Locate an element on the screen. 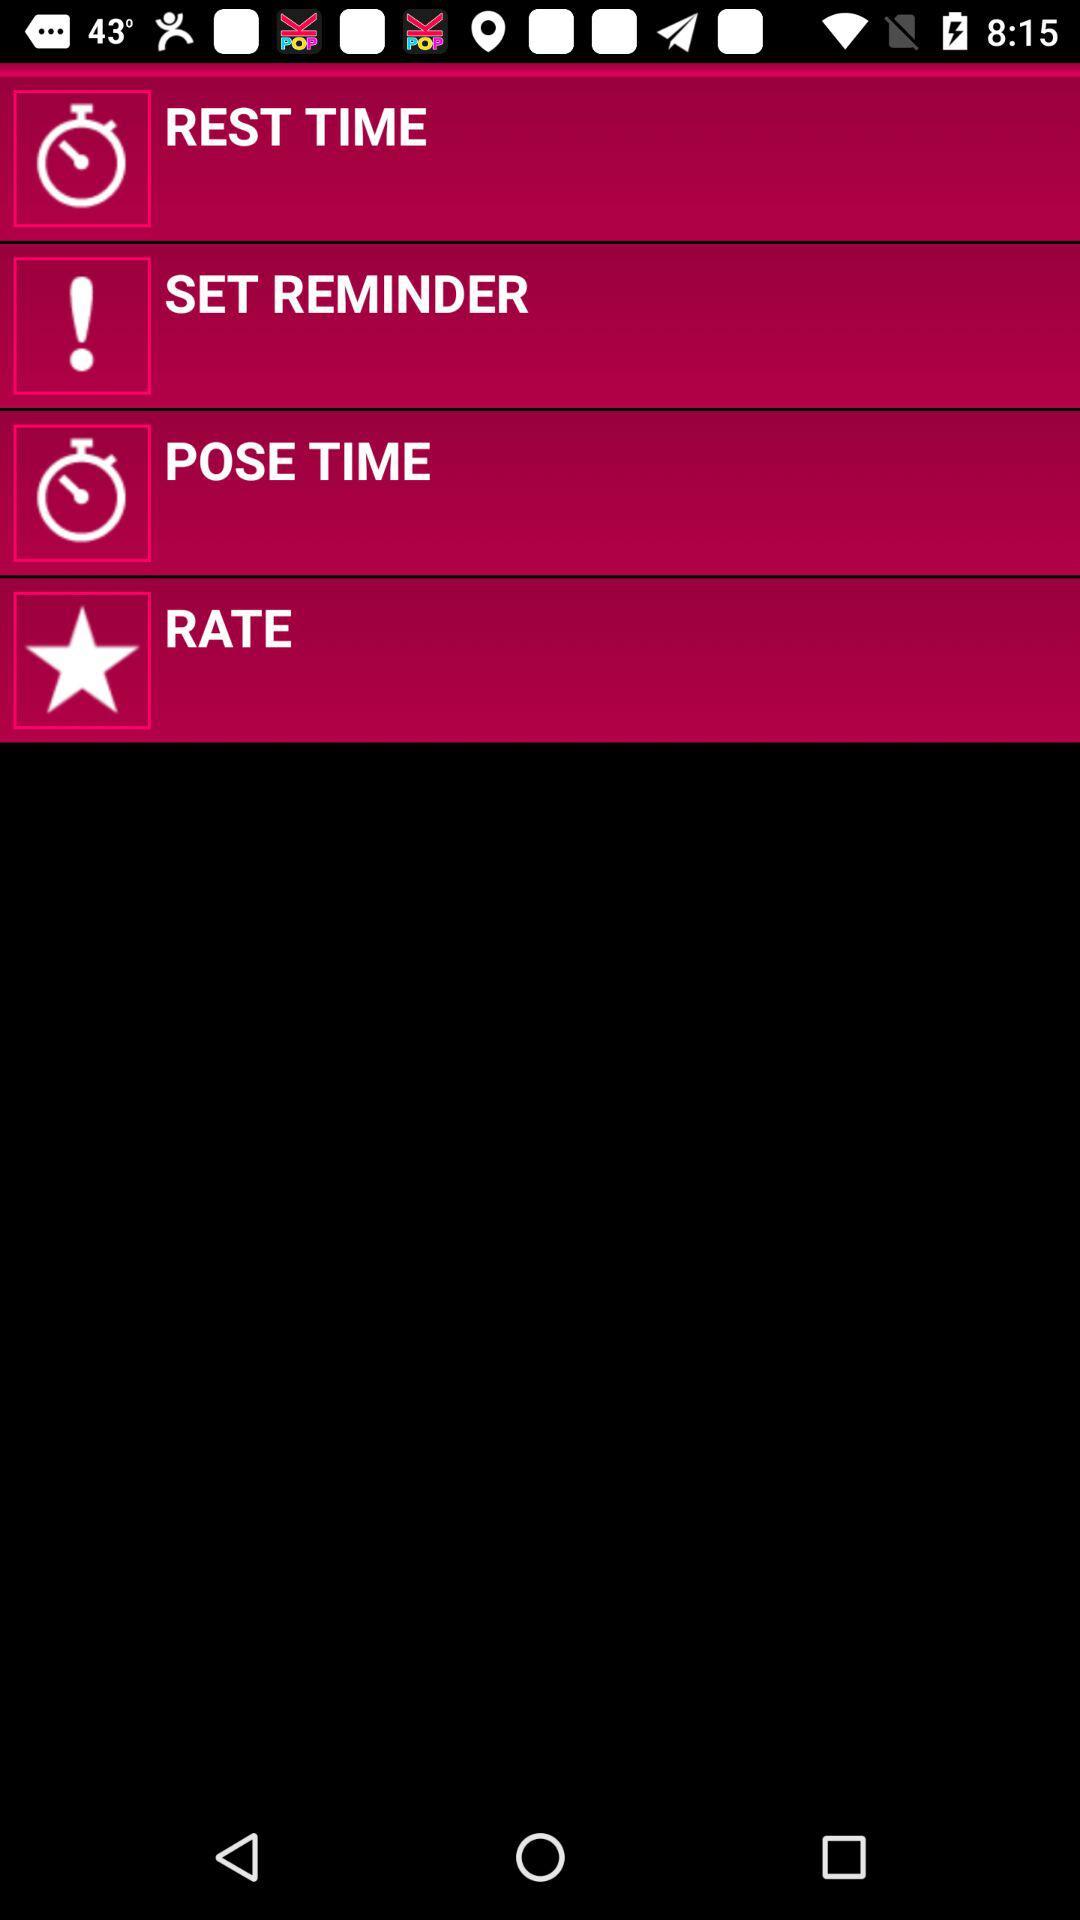  the pose time app is located at coordinates (297, 458).